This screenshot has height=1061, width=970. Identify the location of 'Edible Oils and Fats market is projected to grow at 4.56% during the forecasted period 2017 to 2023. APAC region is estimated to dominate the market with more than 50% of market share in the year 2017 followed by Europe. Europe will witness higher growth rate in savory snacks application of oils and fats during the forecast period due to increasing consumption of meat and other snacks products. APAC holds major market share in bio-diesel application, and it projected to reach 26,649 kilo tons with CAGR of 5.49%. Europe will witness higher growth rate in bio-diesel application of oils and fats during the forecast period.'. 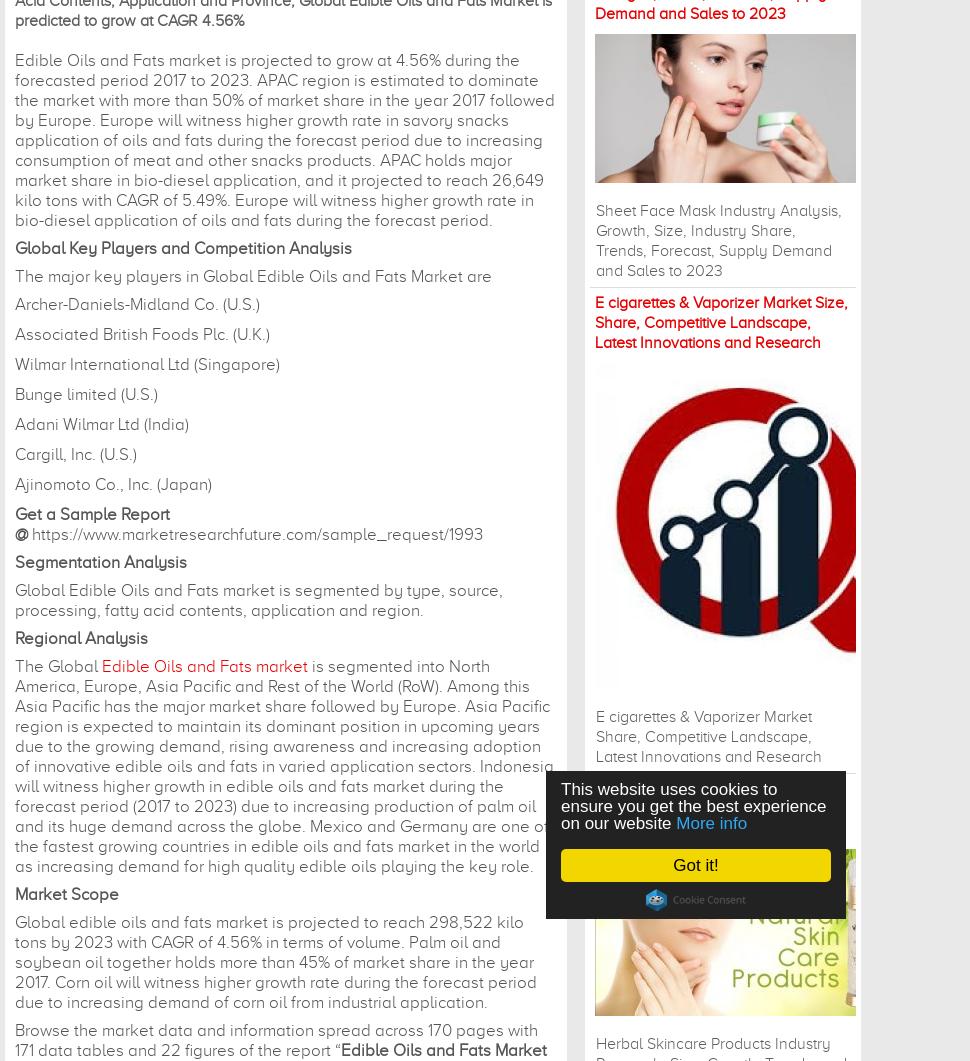
(283, 139).